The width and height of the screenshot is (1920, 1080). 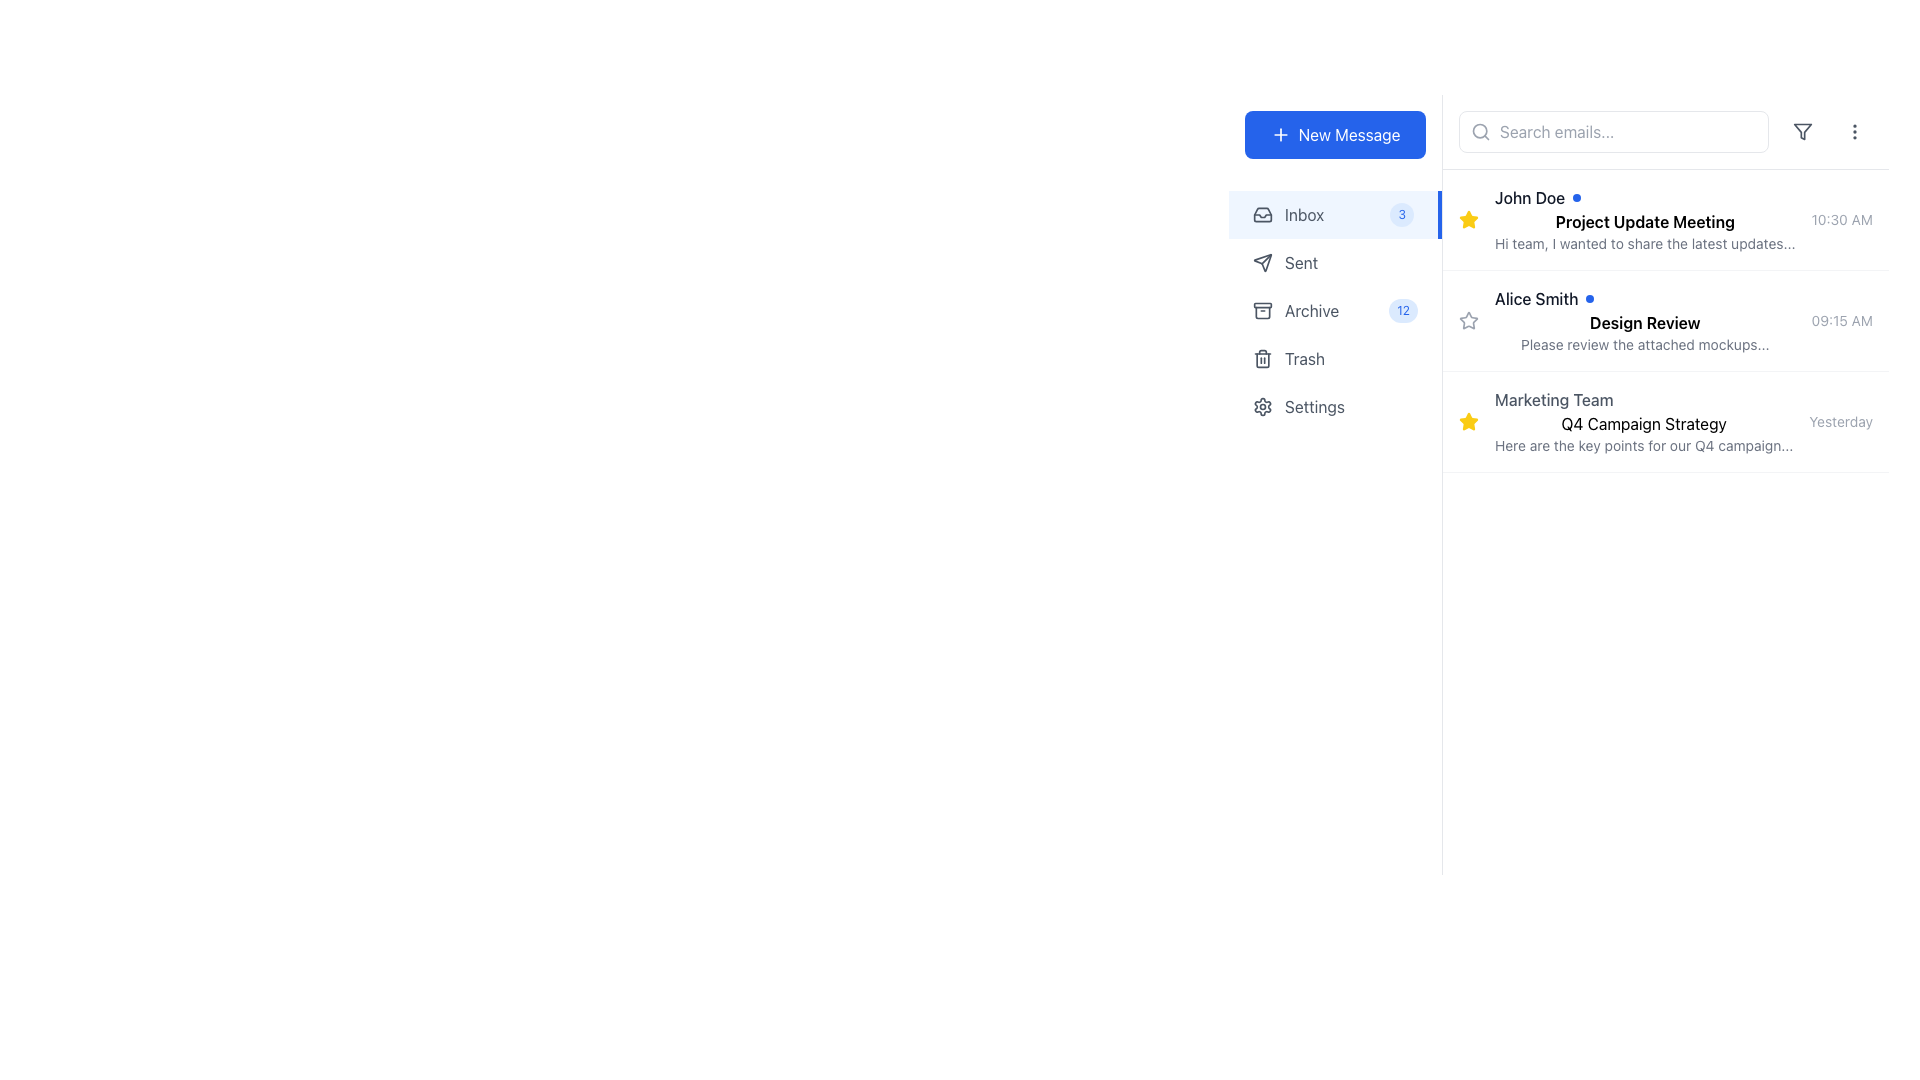 What do you see at coordinates (1261, 261) in the screenshot?
I see `the paper plane icon representing the 'Send' functionality located in the left-side panel next to the 'Sent' label` at bounding box center [1261, 261].